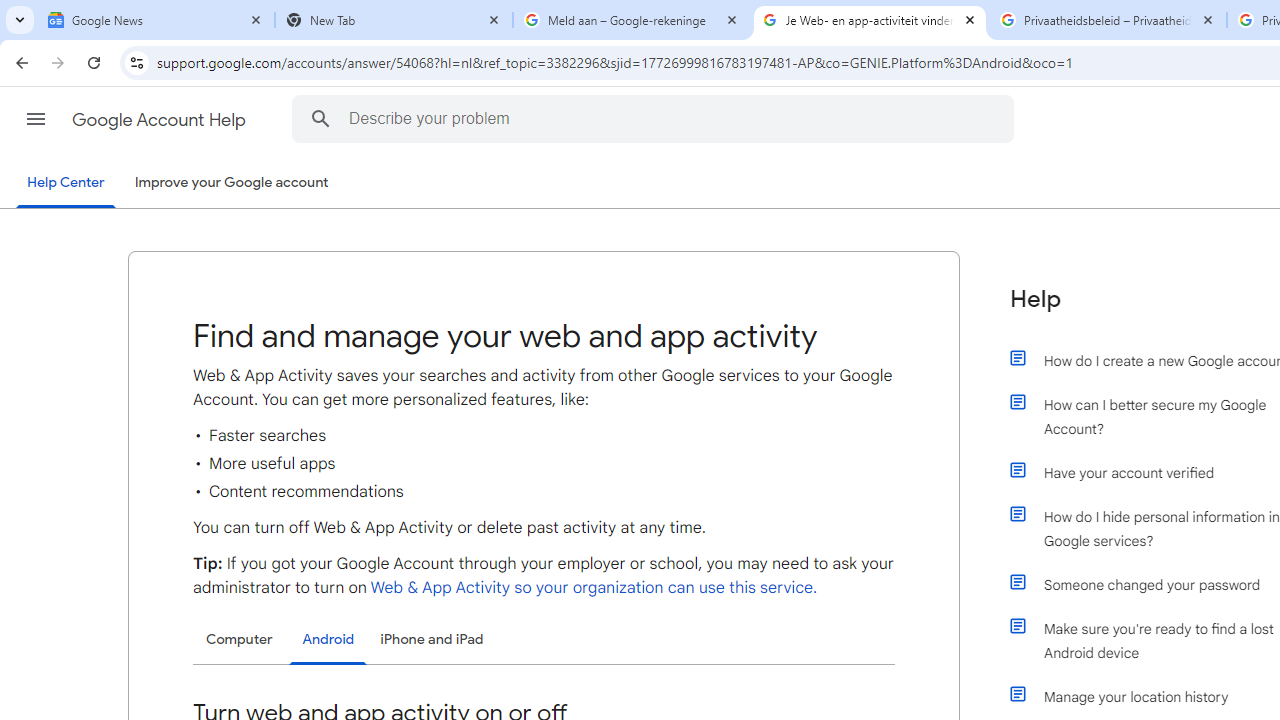 This screenshot has width=1280, height=720. I want to click on 'Android', so click(328, 640).